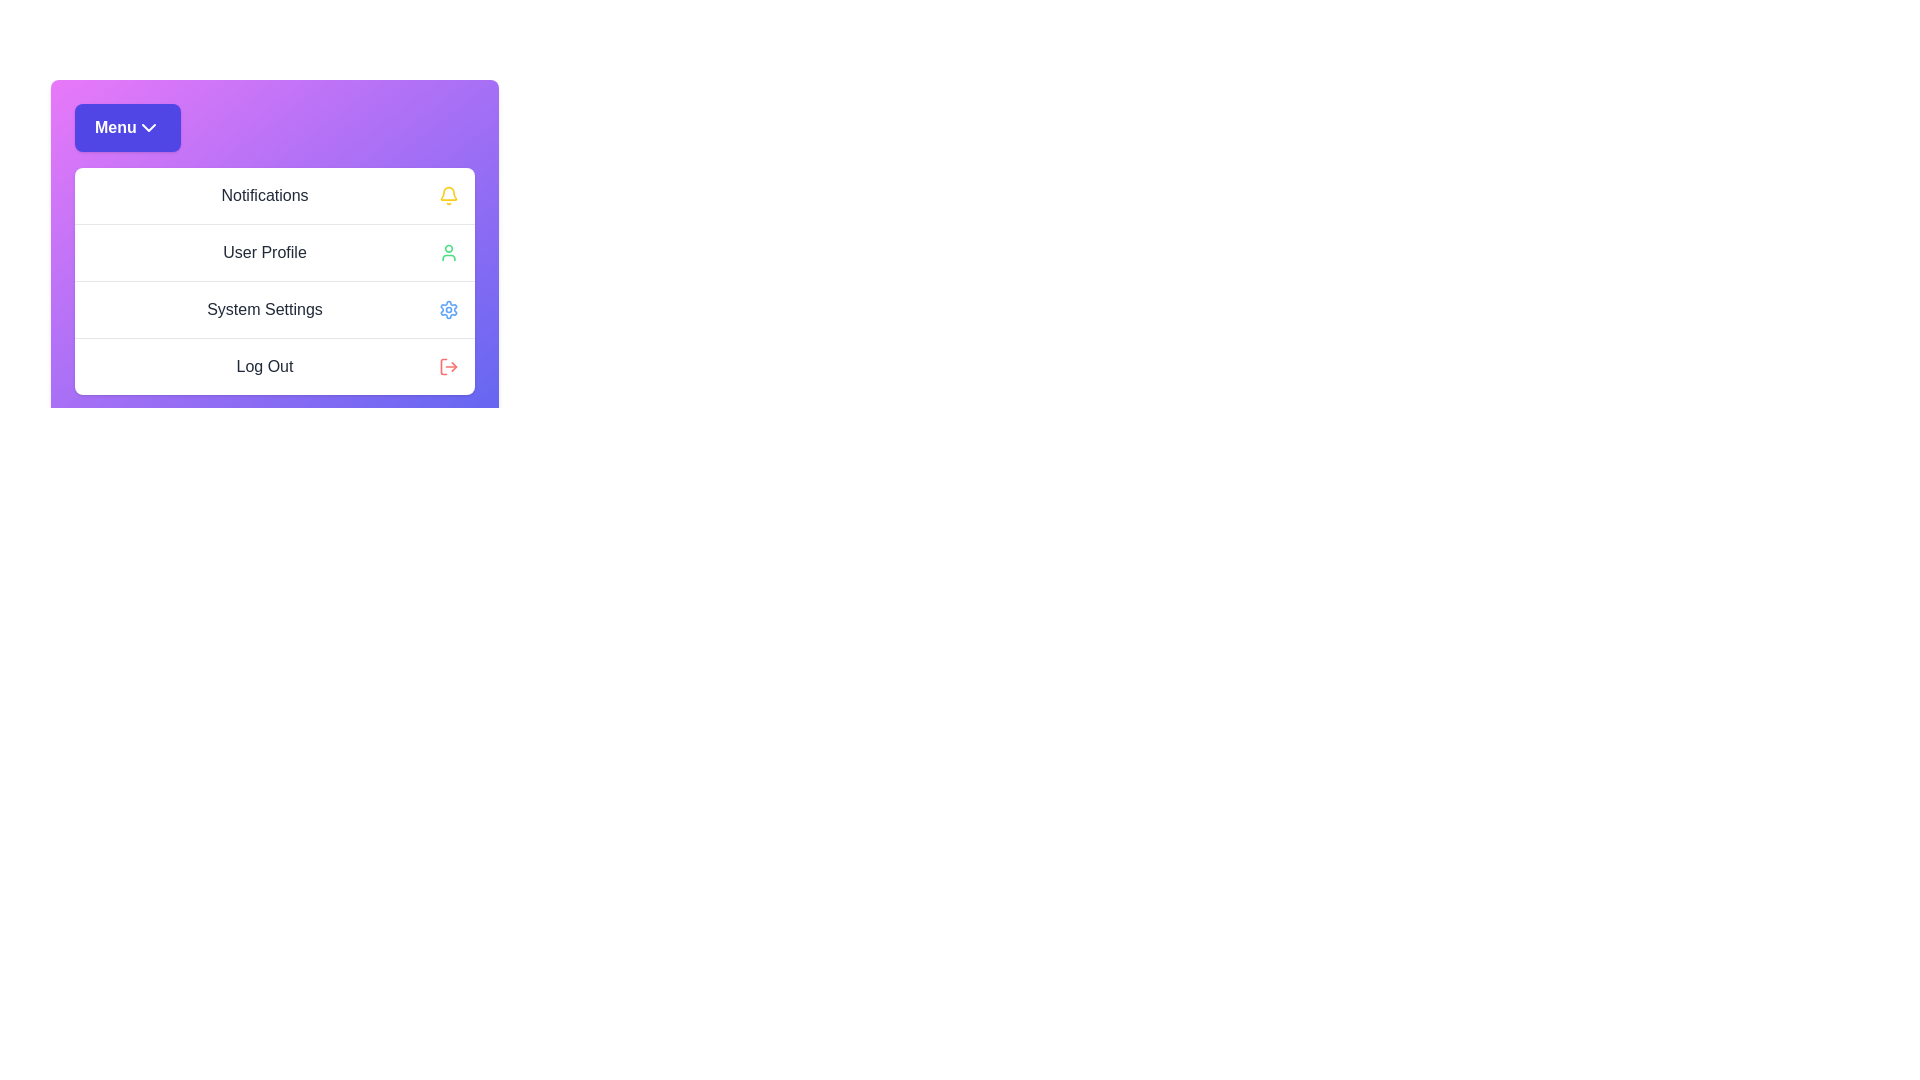  I want to click on the menu item labeled User Profile, so click(273, 251).